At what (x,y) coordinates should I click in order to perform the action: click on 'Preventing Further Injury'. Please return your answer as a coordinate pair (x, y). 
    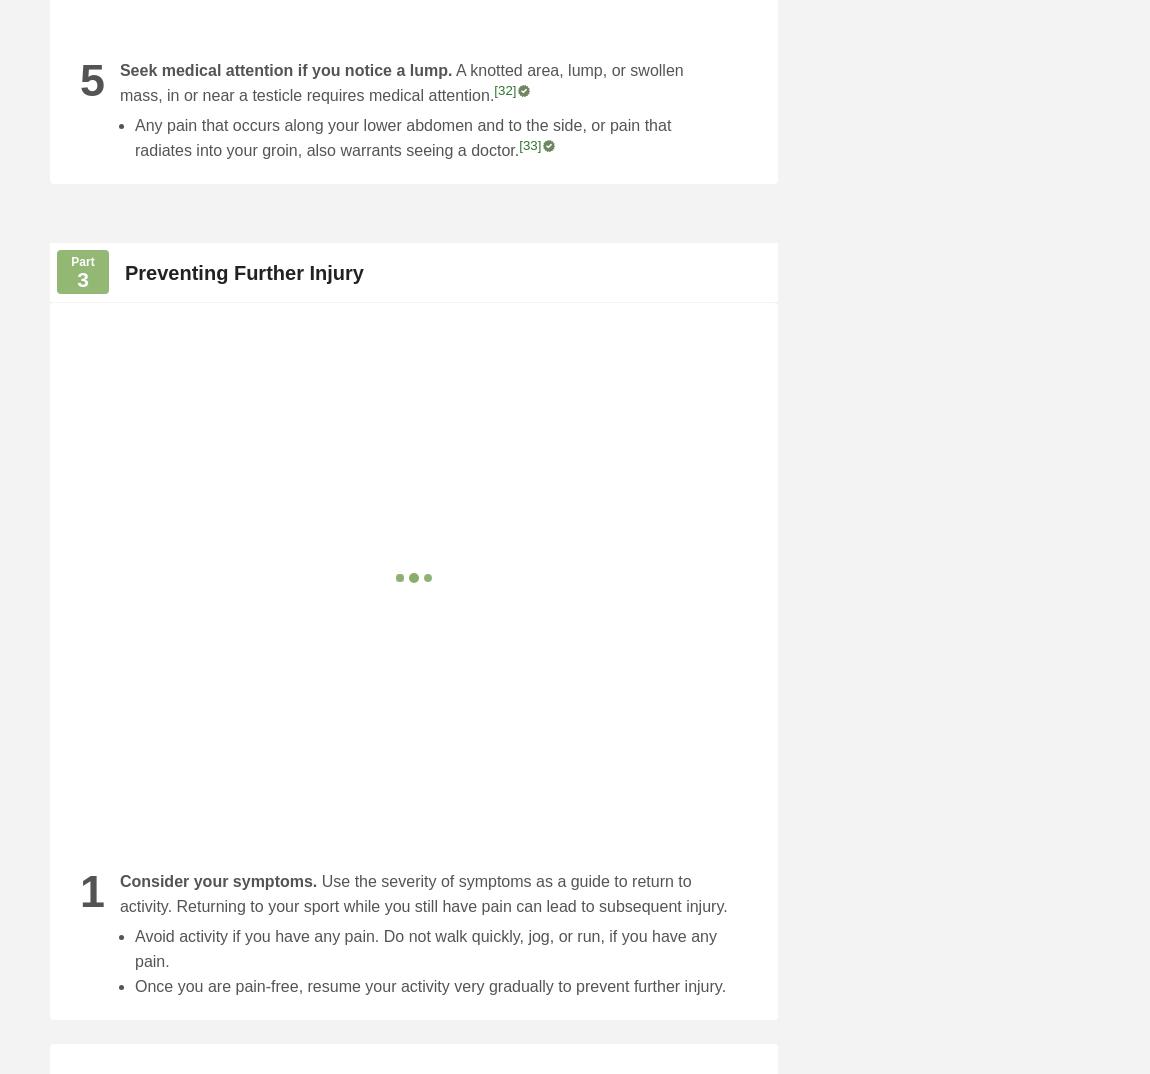
    Looking at the image, I should click on (243, 272).